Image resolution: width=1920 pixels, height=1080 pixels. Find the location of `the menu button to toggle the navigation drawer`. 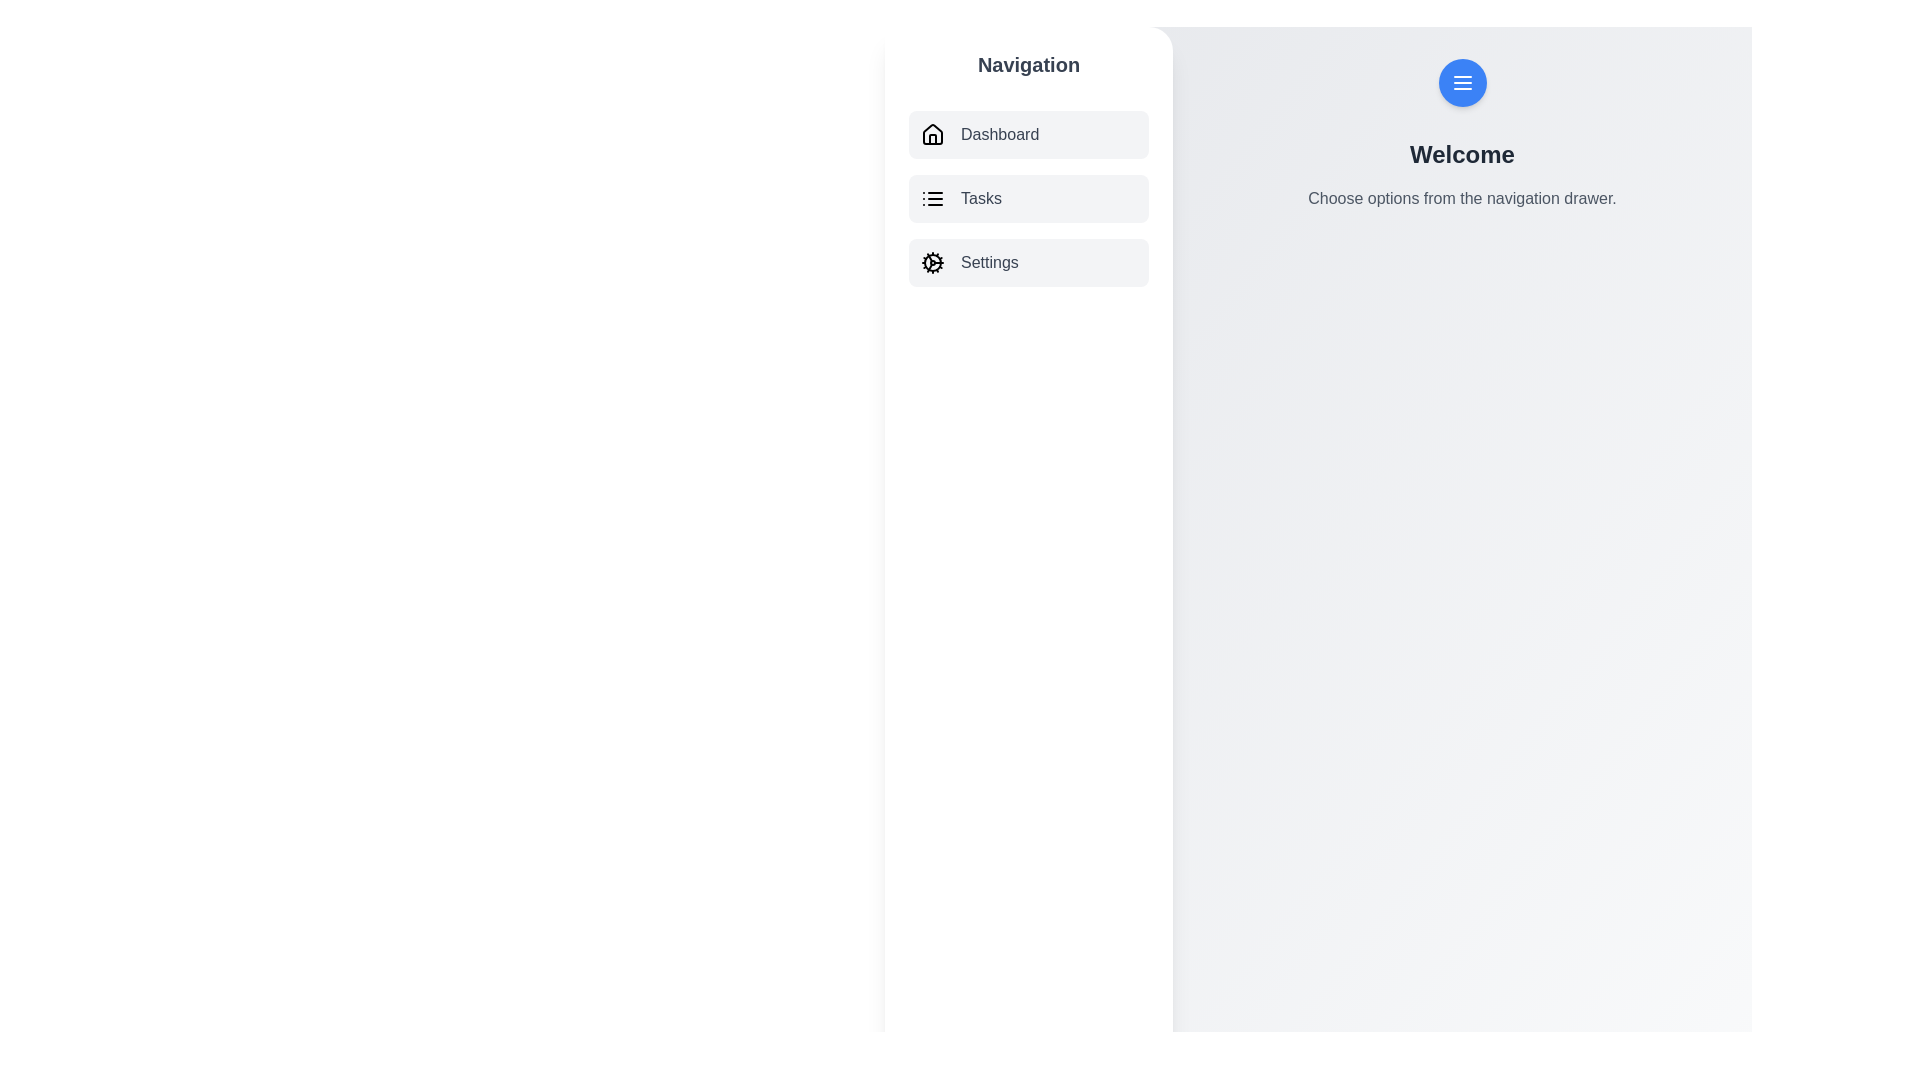

the menu button to toggle the navigation drawer is located at coordinates (1462, 82).